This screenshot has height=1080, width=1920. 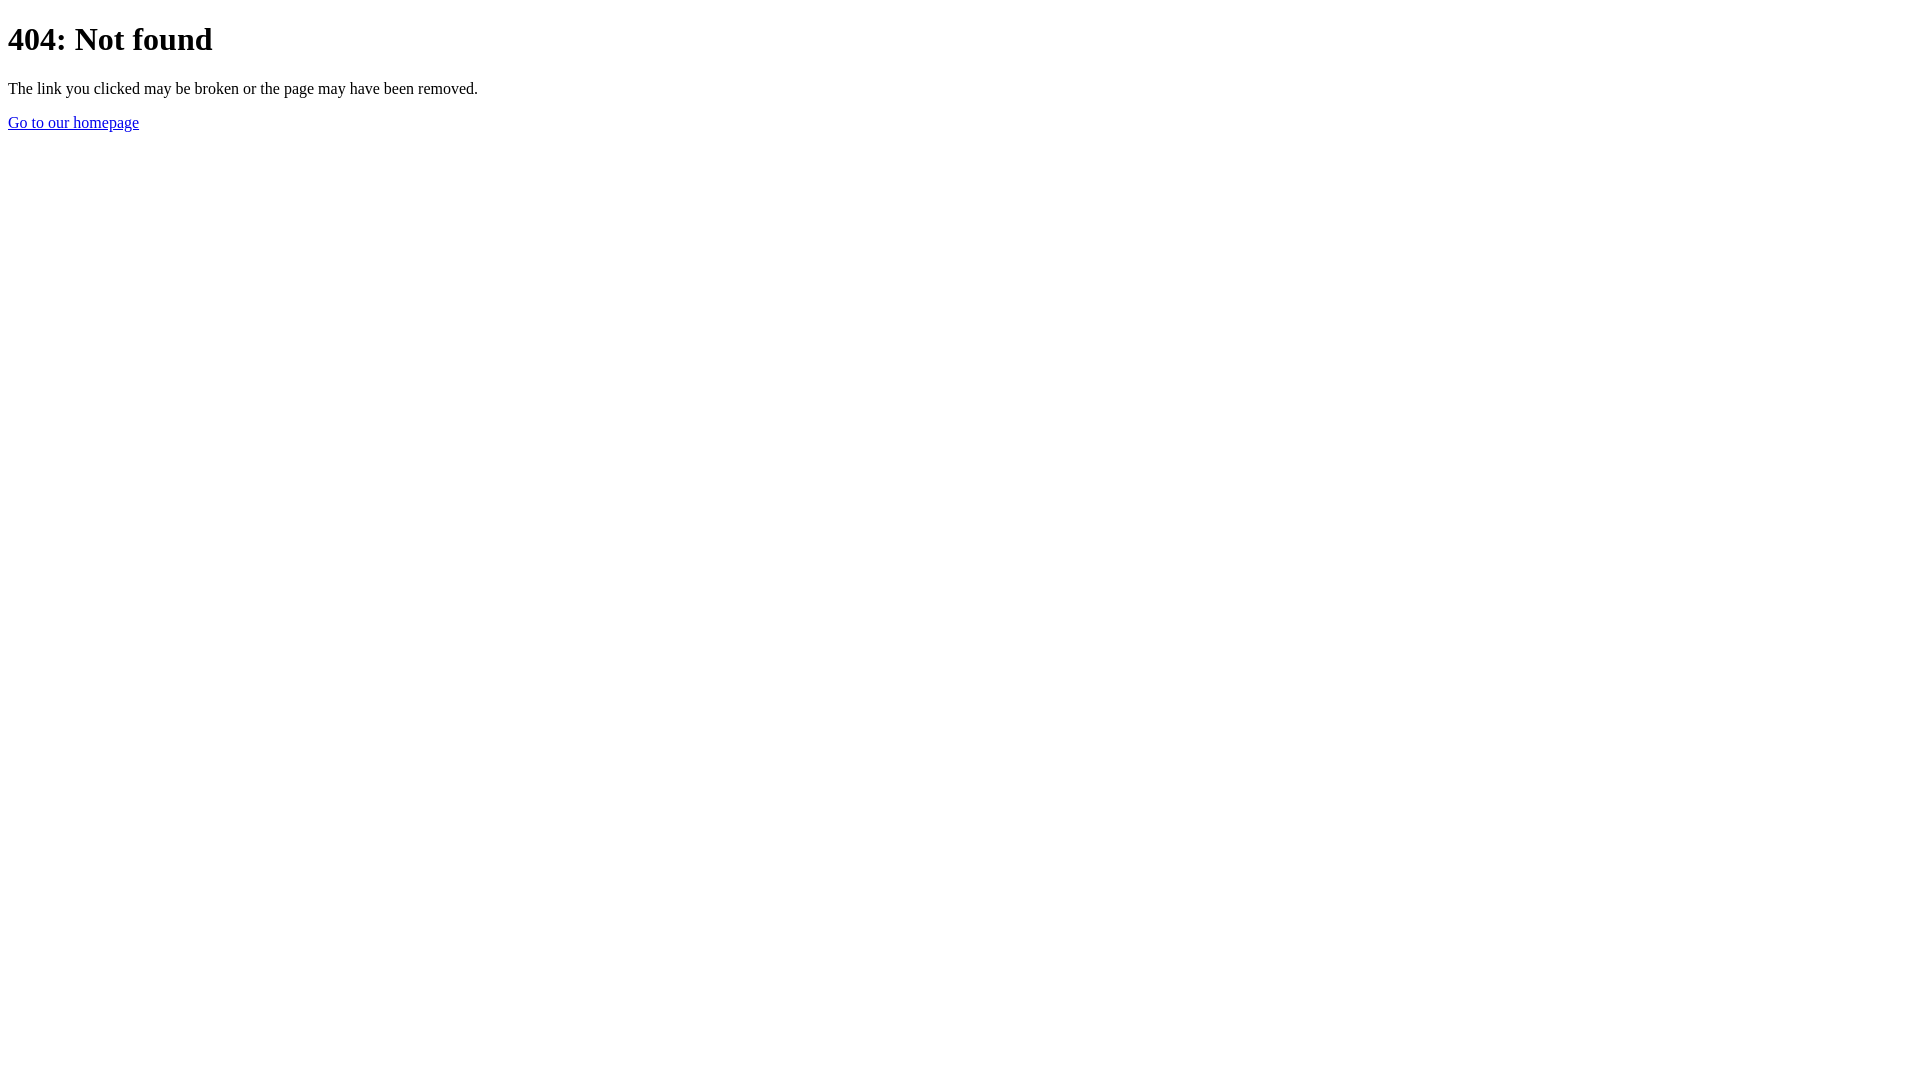 I want to click on 'Go to our homepage', so click(x=73, y=122).